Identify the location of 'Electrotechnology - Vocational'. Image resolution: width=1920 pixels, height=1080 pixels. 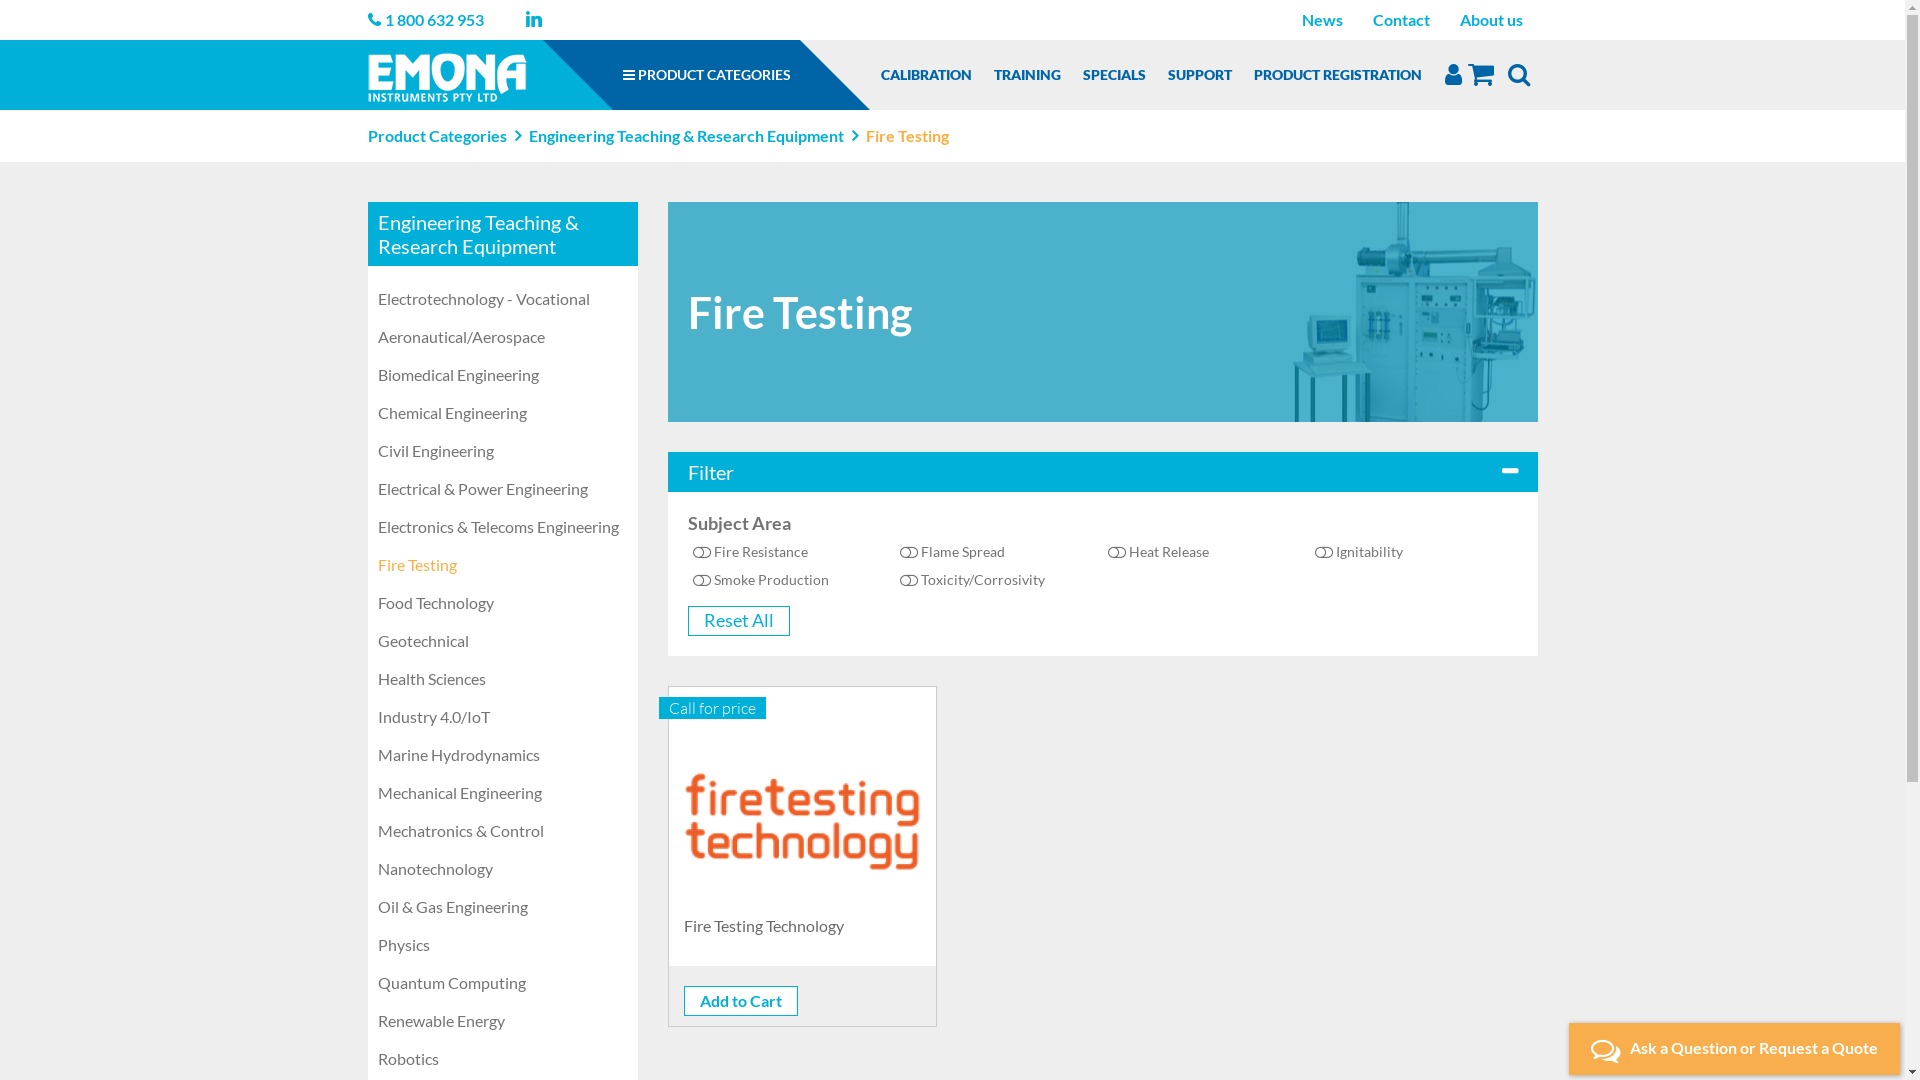
(503, 299).